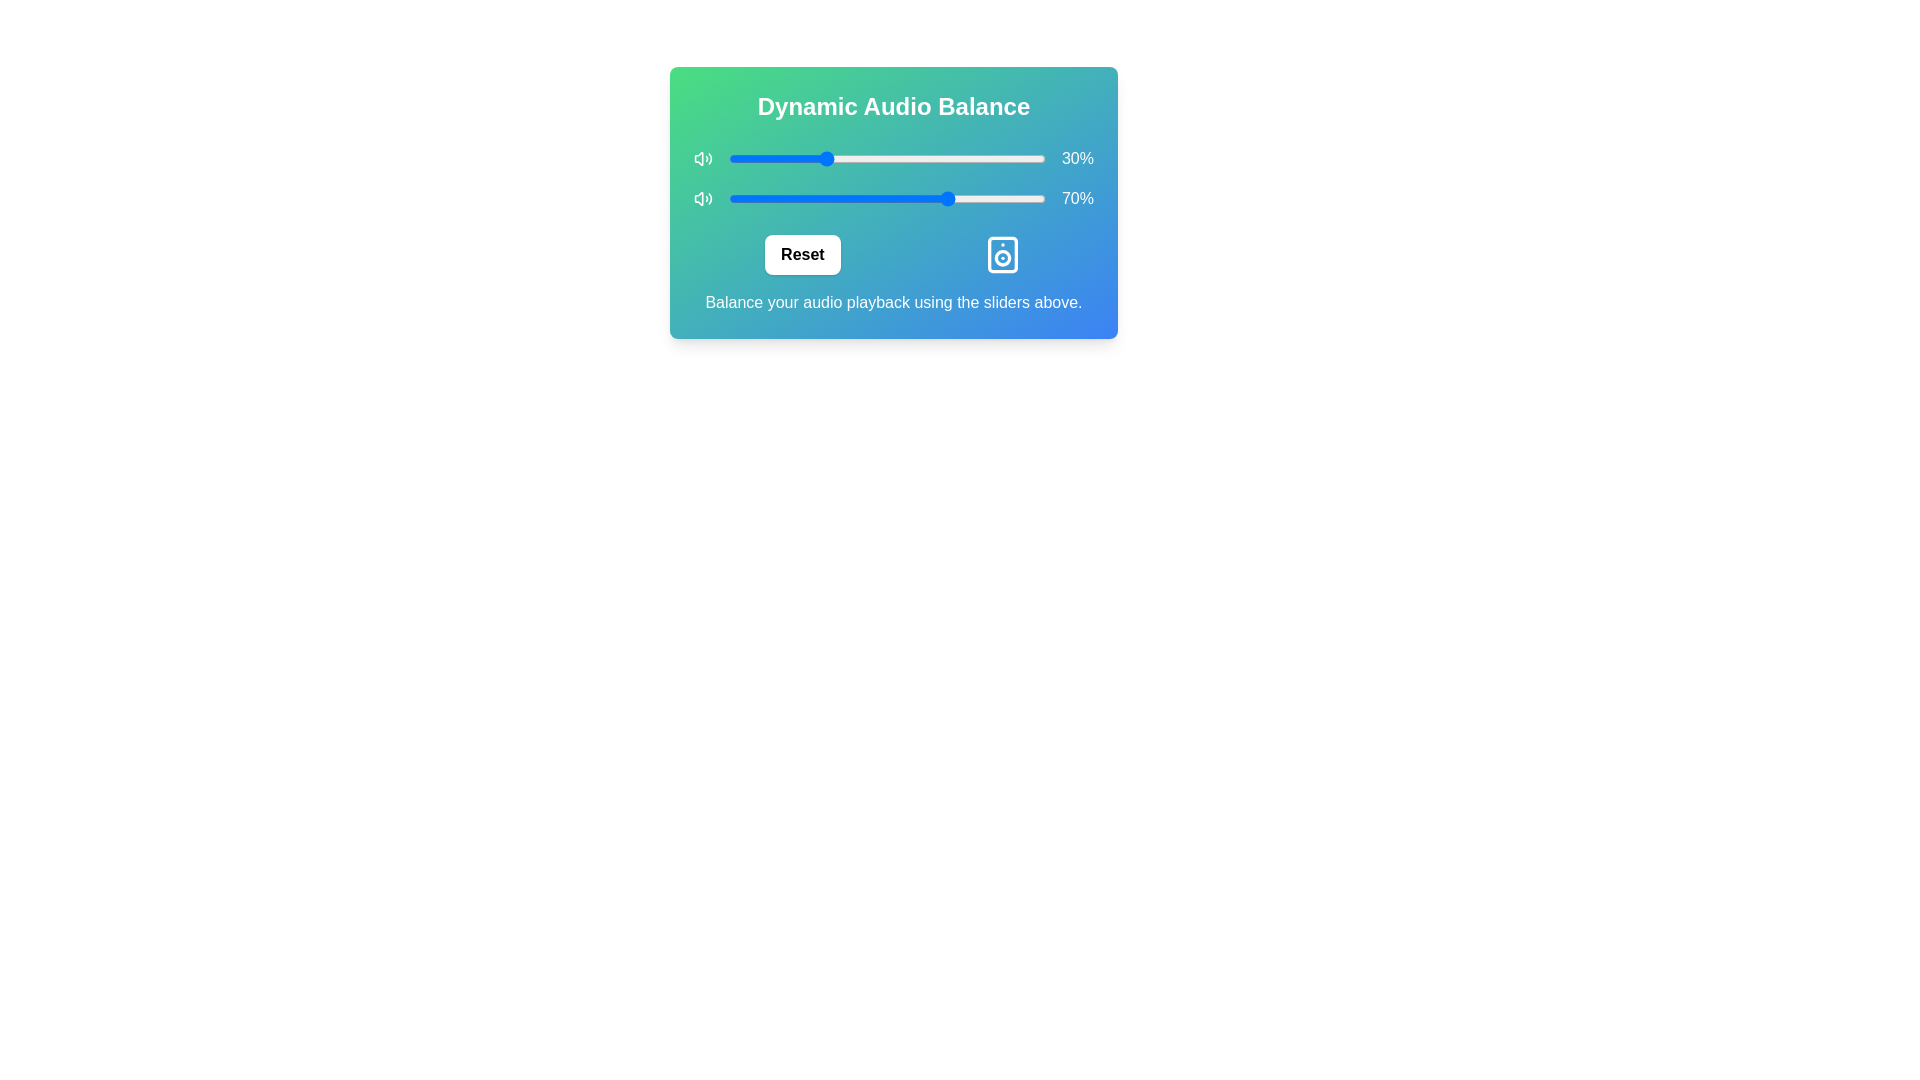 This screenshot has width=1920, height=1080. What do you see at coordinates (927, 157) in the screenshot?
I see `the slider` at bounding box center [927, 157].